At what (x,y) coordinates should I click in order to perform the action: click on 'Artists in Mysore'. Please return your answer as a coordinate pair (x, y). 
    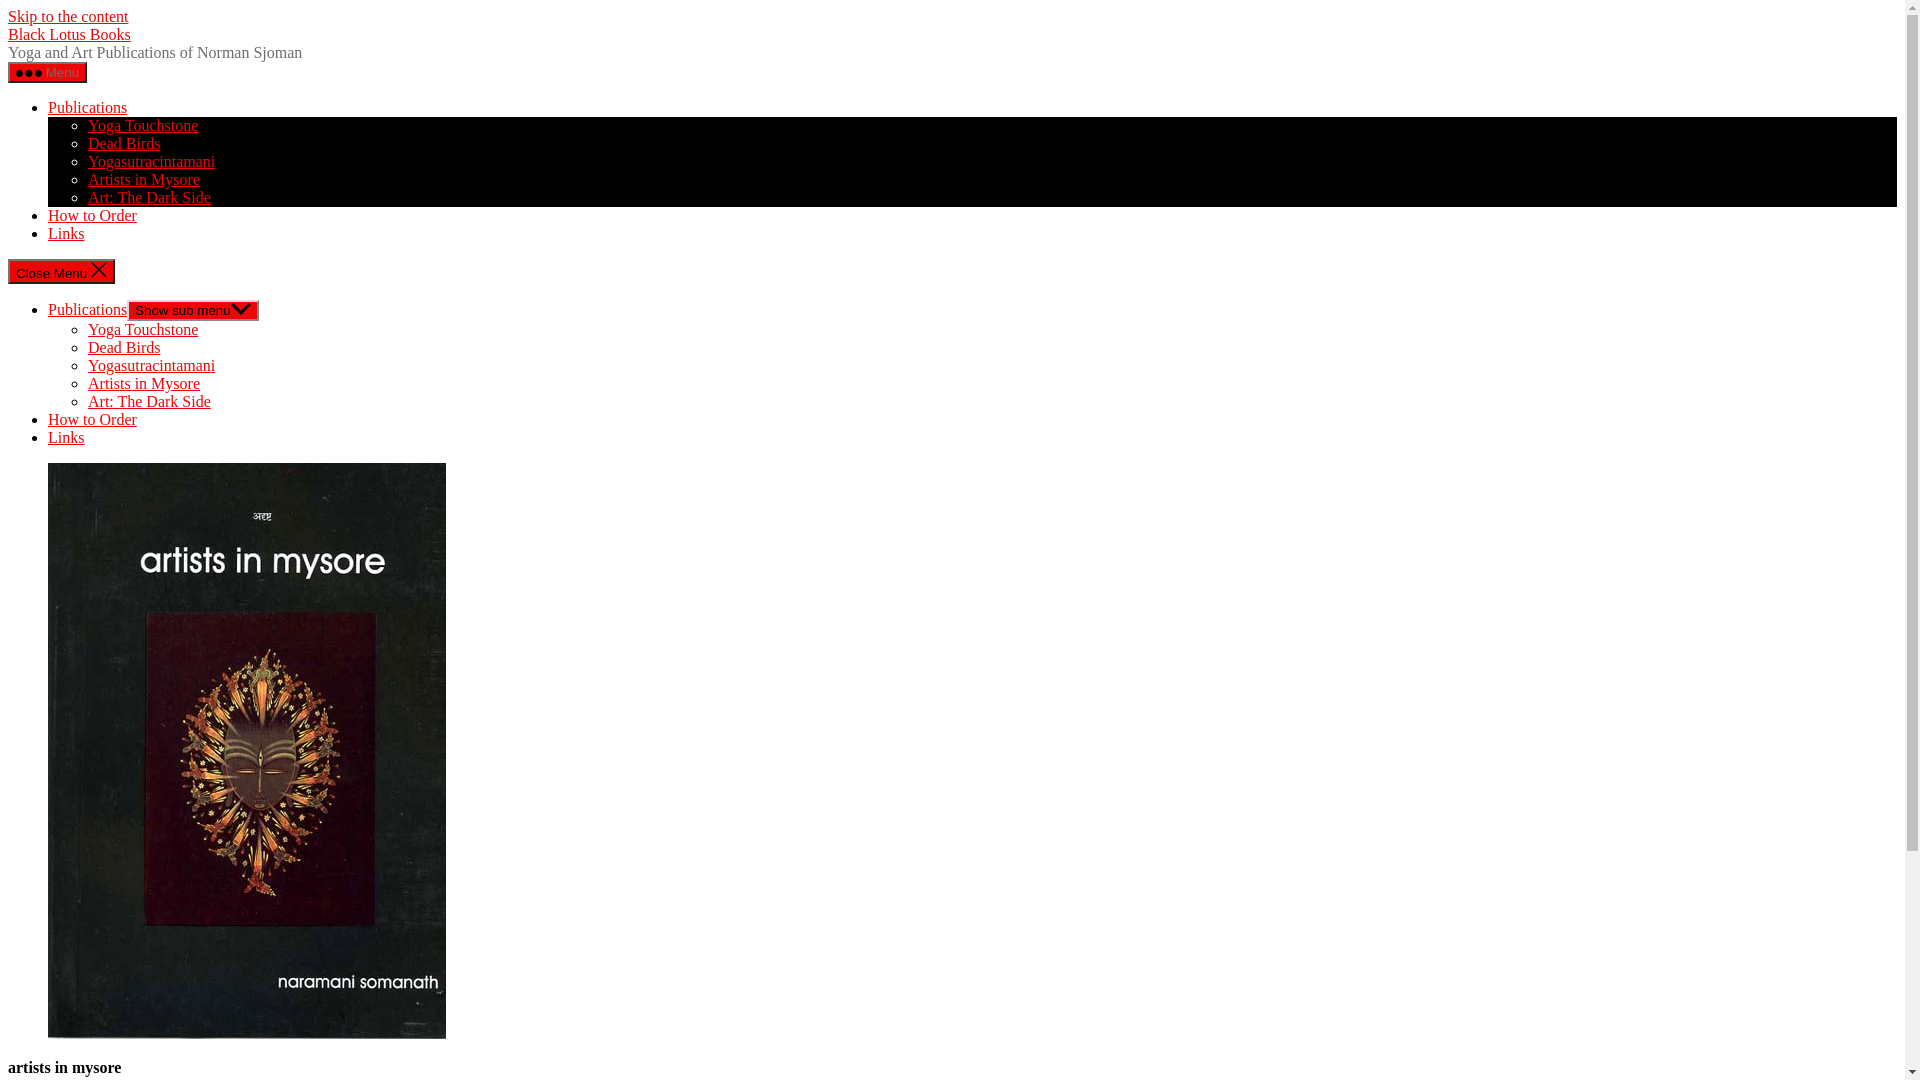
    Looking at the image, I should click on (143, 383).